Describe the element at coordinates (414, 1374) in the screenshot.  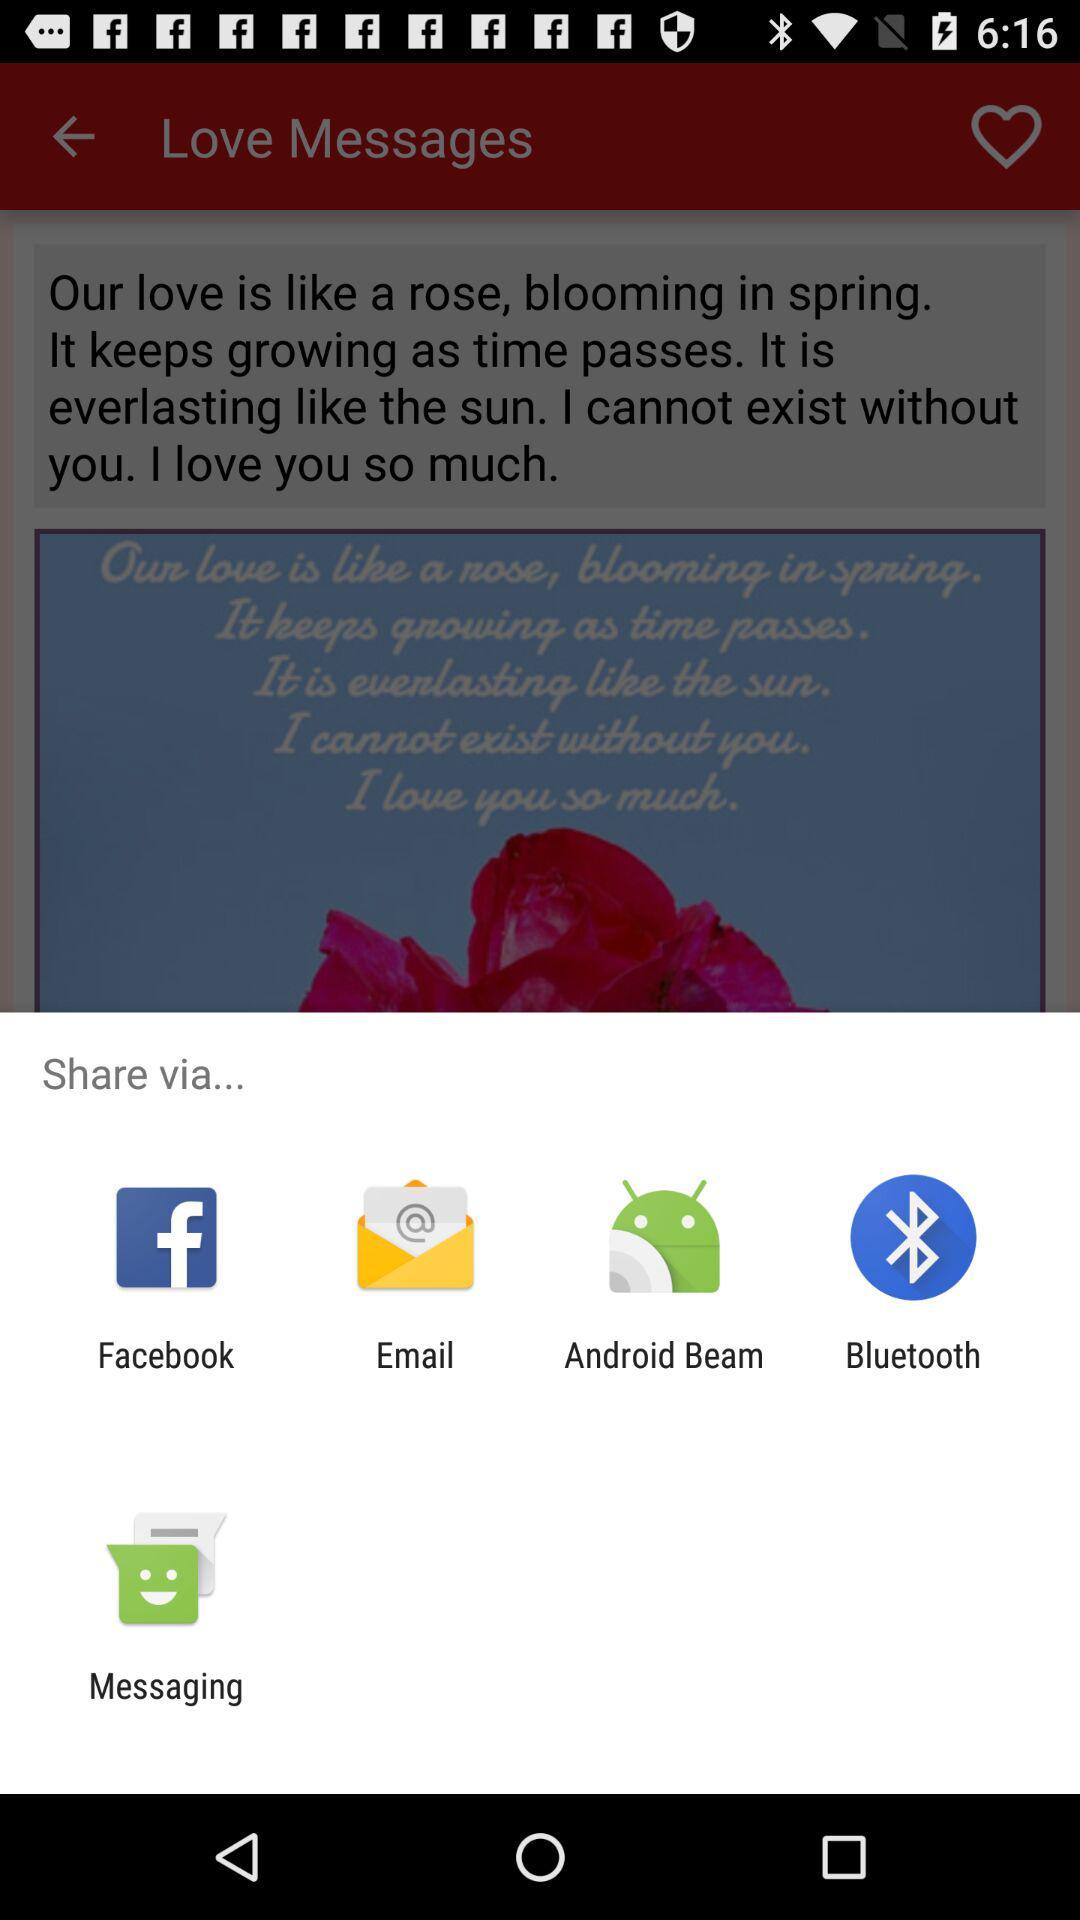
I see `email item` at that location.